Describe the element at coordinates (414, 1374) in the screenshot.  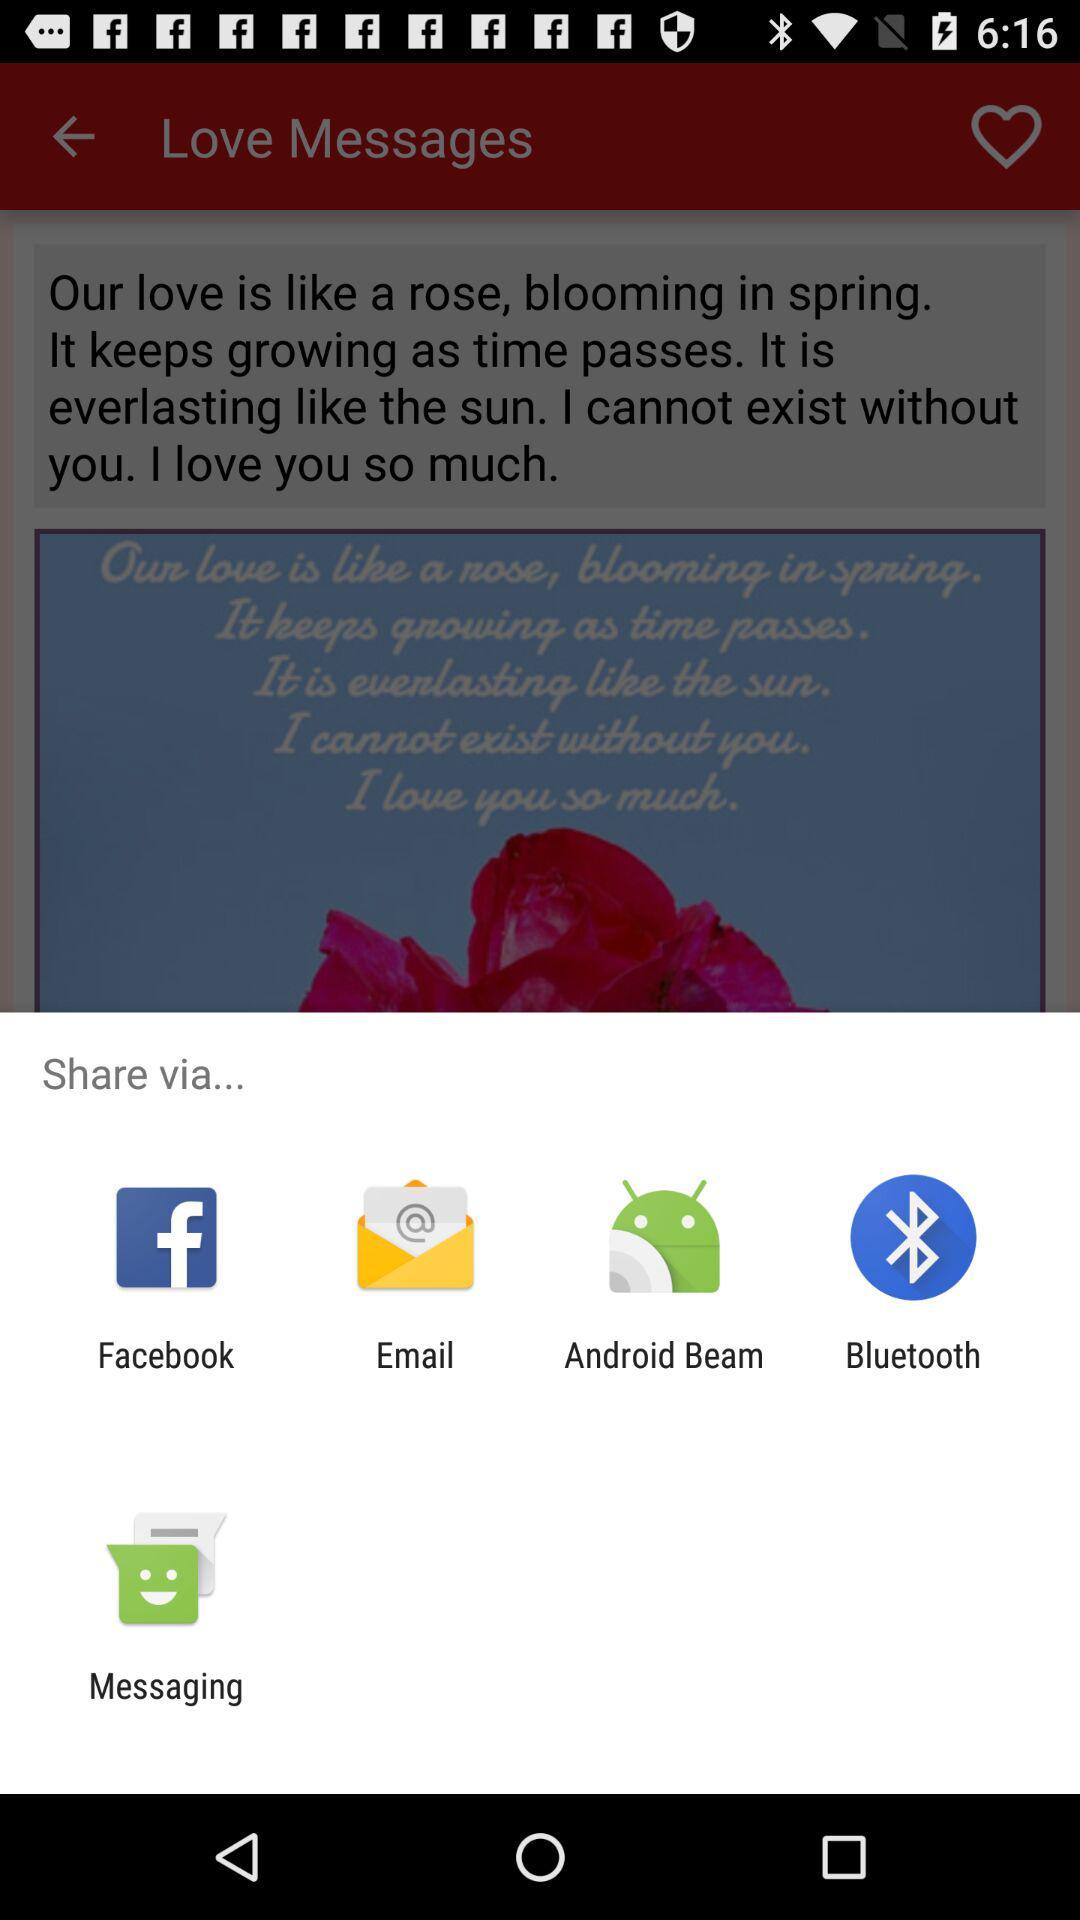
I see `email item` at that location.